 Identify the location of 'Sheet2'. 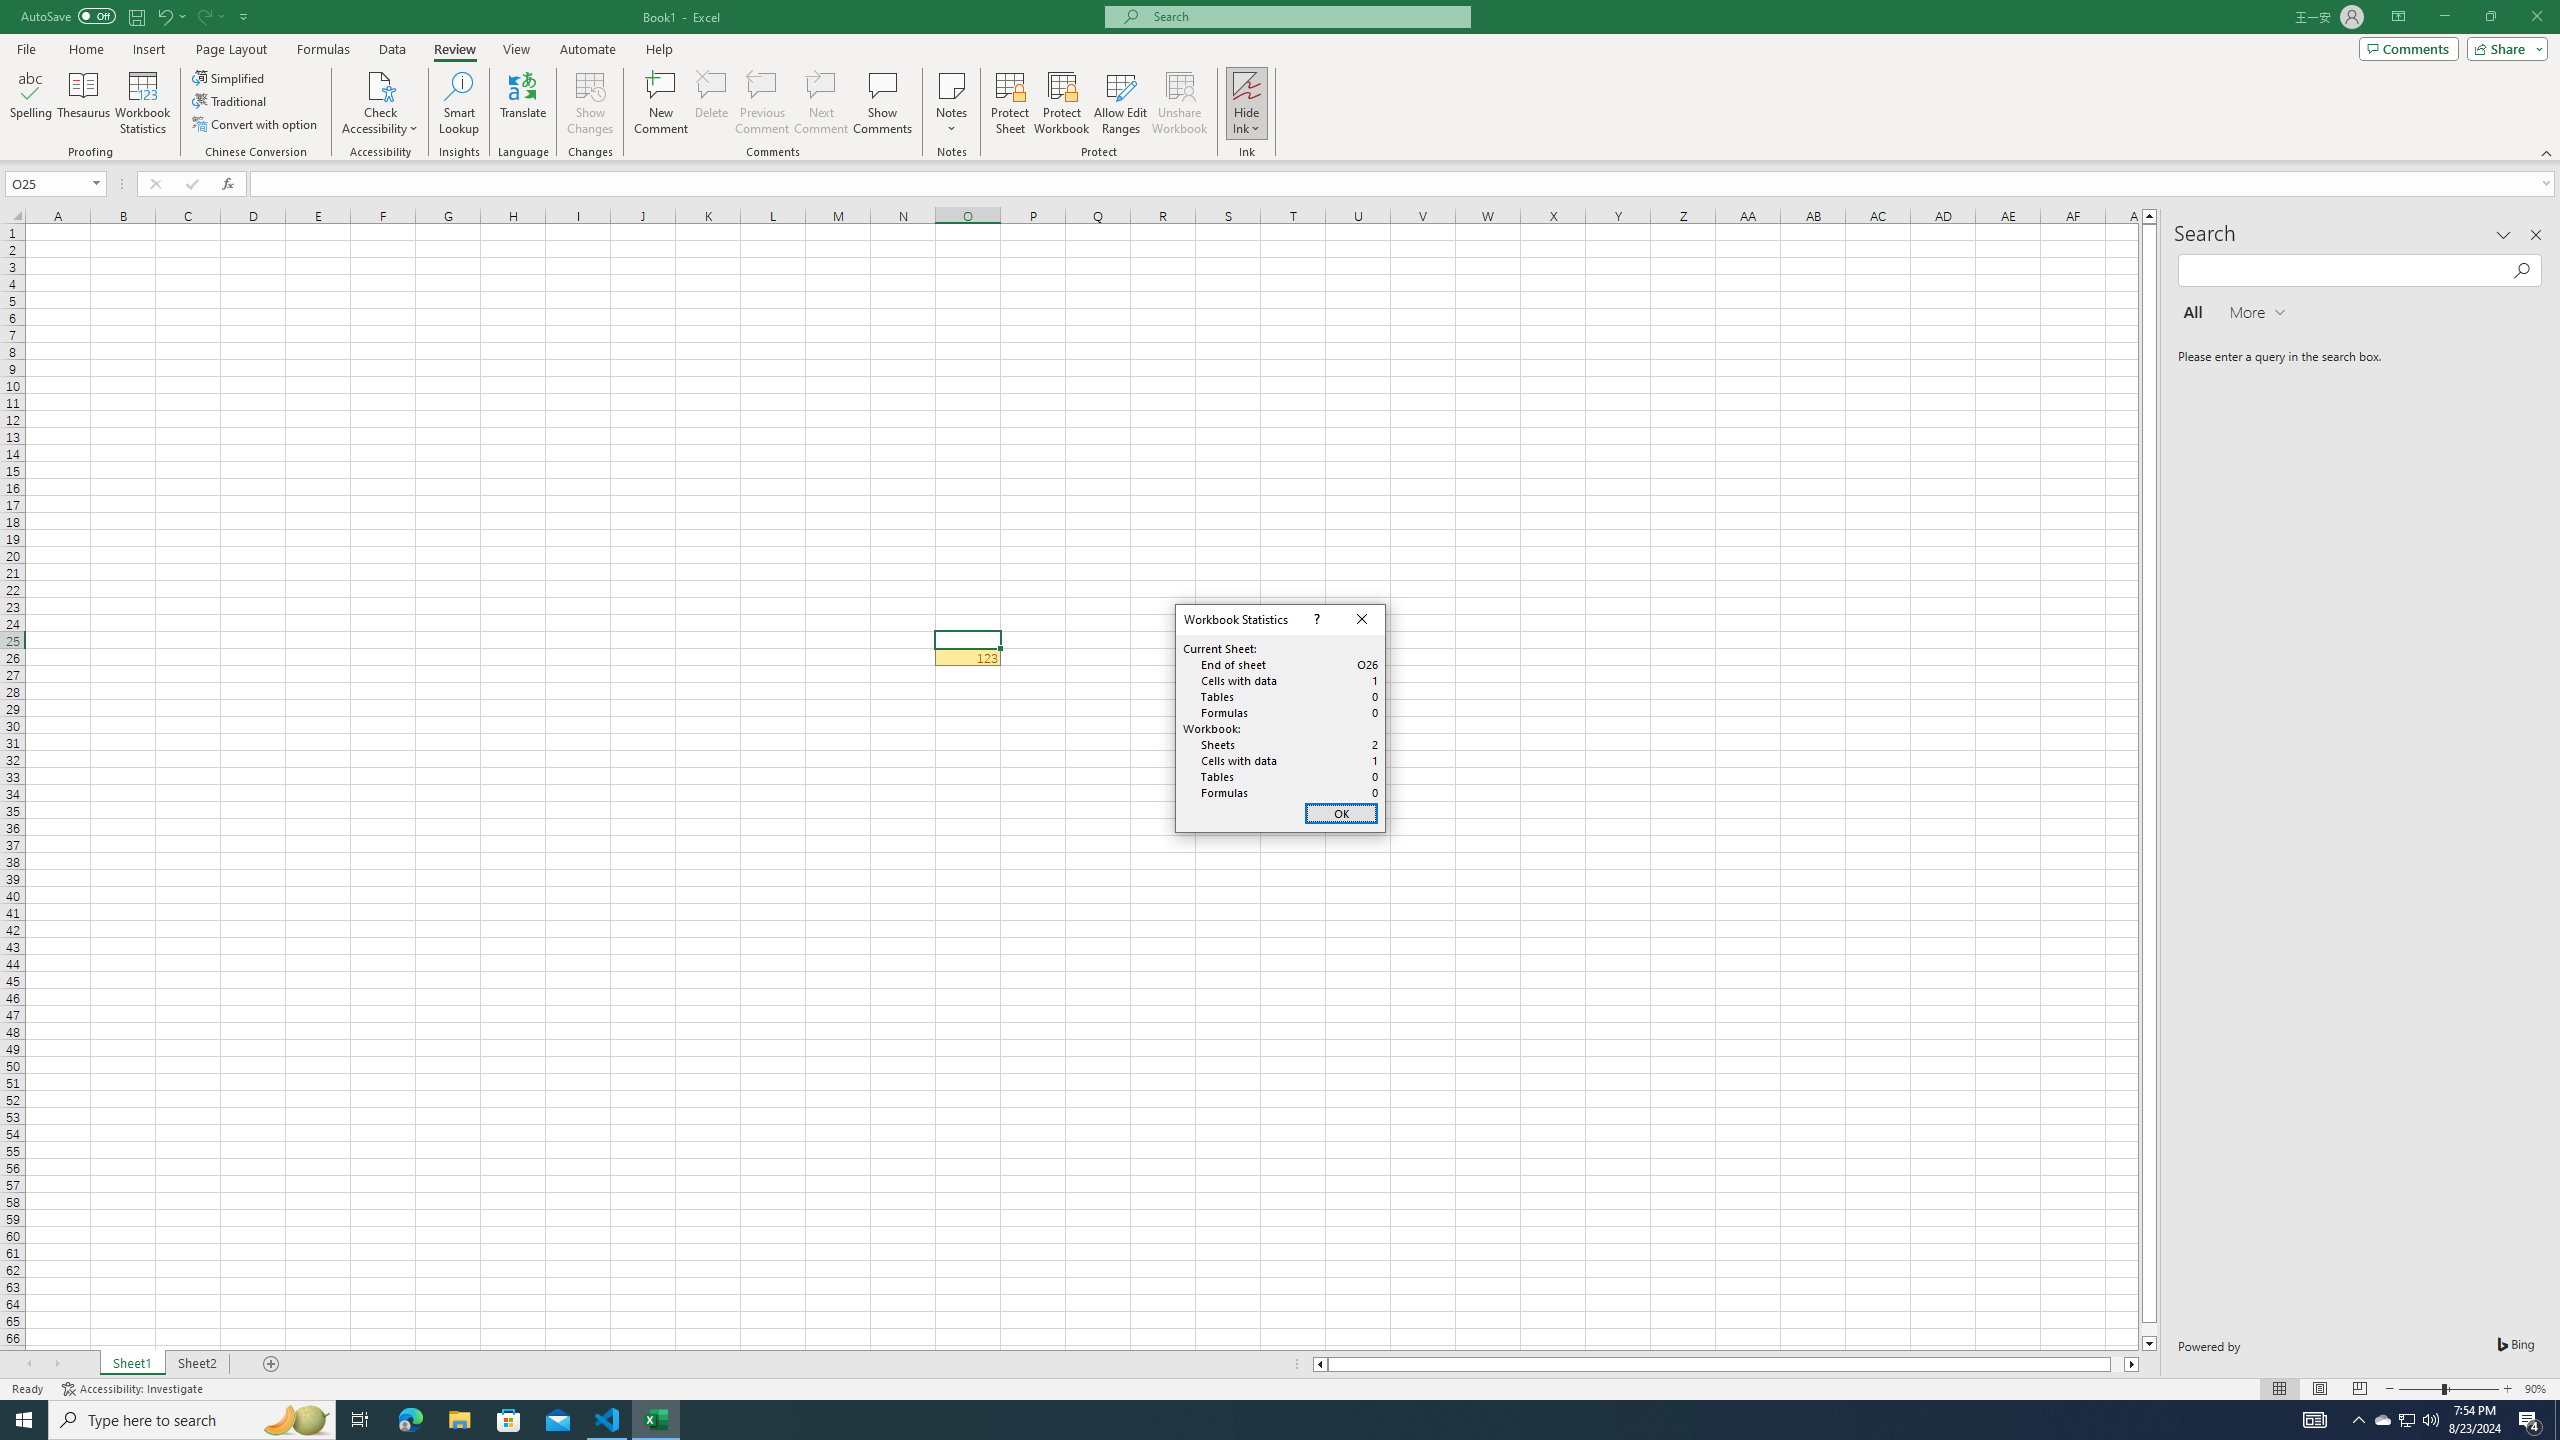
(196, 1363).